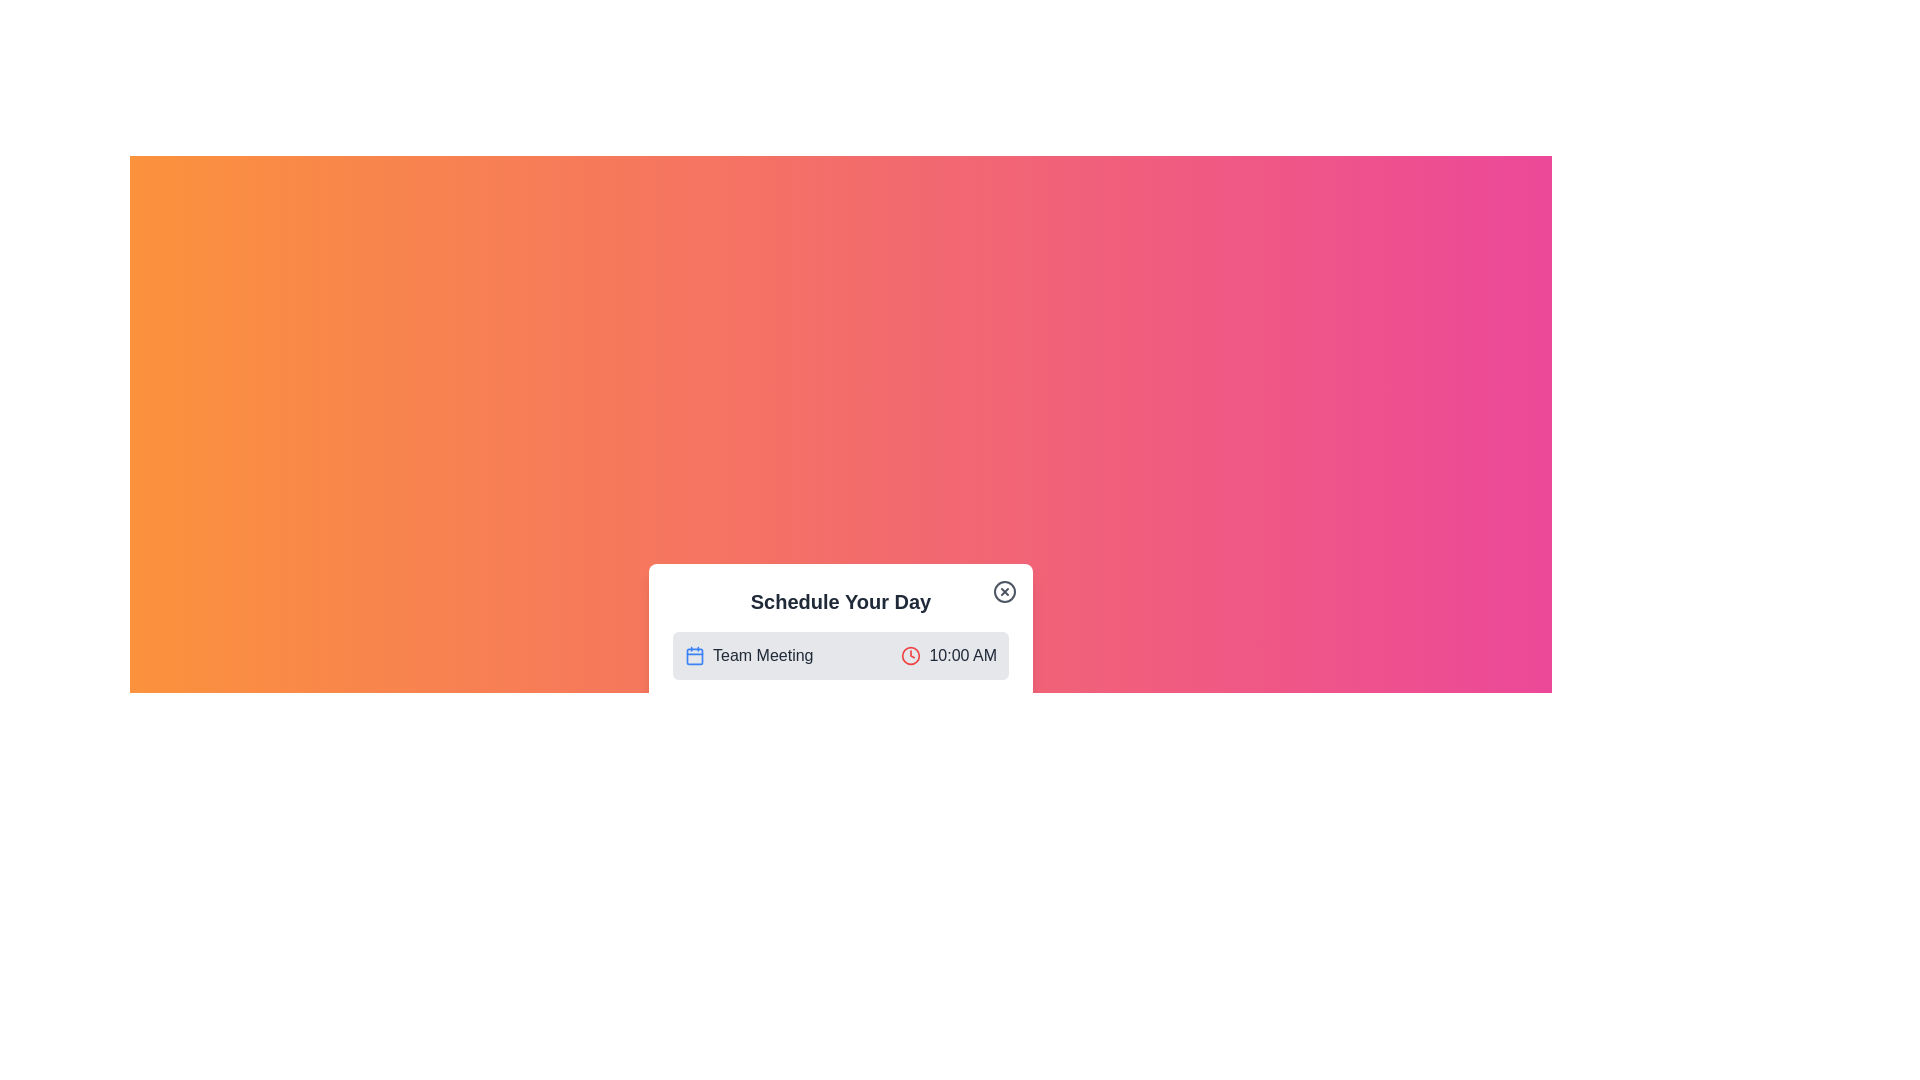 This screenshot has width=1920, height=1080. I want to click on the text element displaying '10:00 AM' with a clock icon, located in the second section of the 'Schedule Your Day' area, aligned next to the 'Team Meeting' label, so click(948, 655).